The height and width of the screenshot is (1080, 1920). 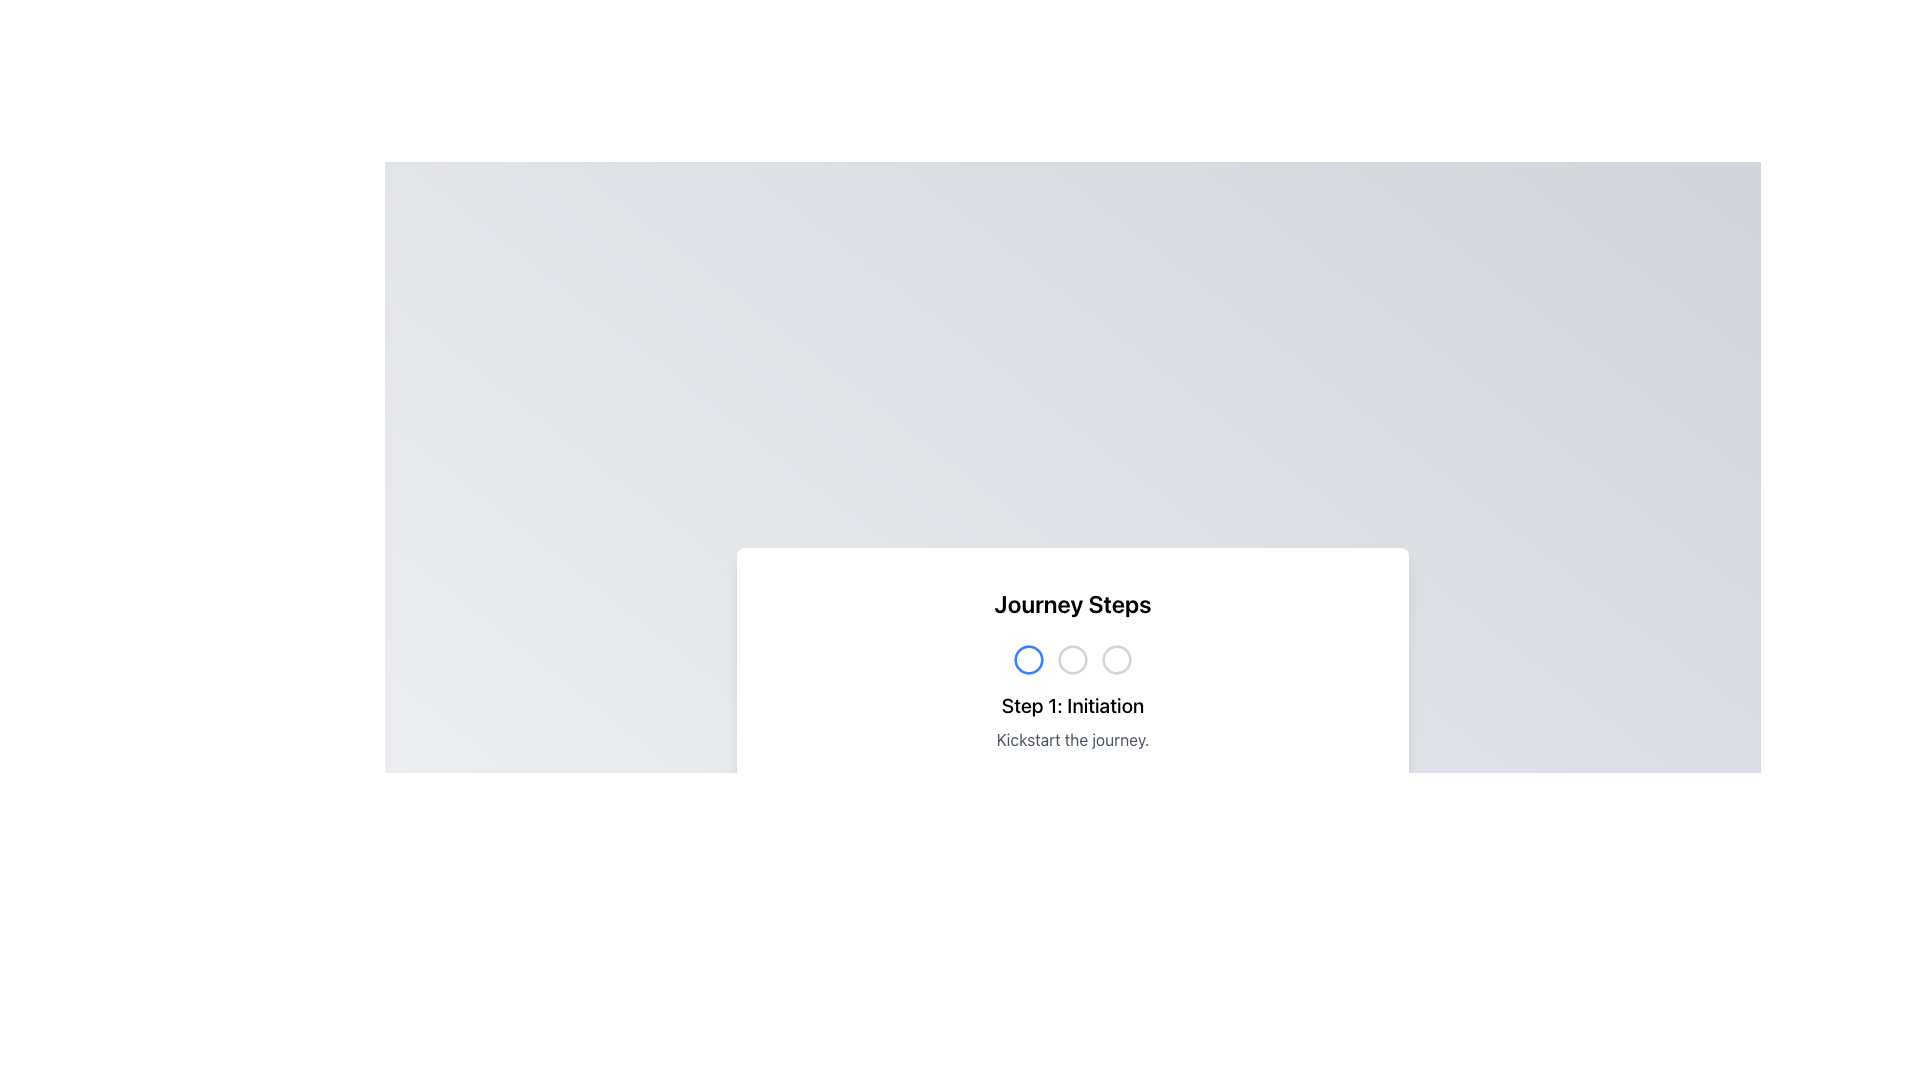 I want to click on the second circle, so click(x=1072, y=659).